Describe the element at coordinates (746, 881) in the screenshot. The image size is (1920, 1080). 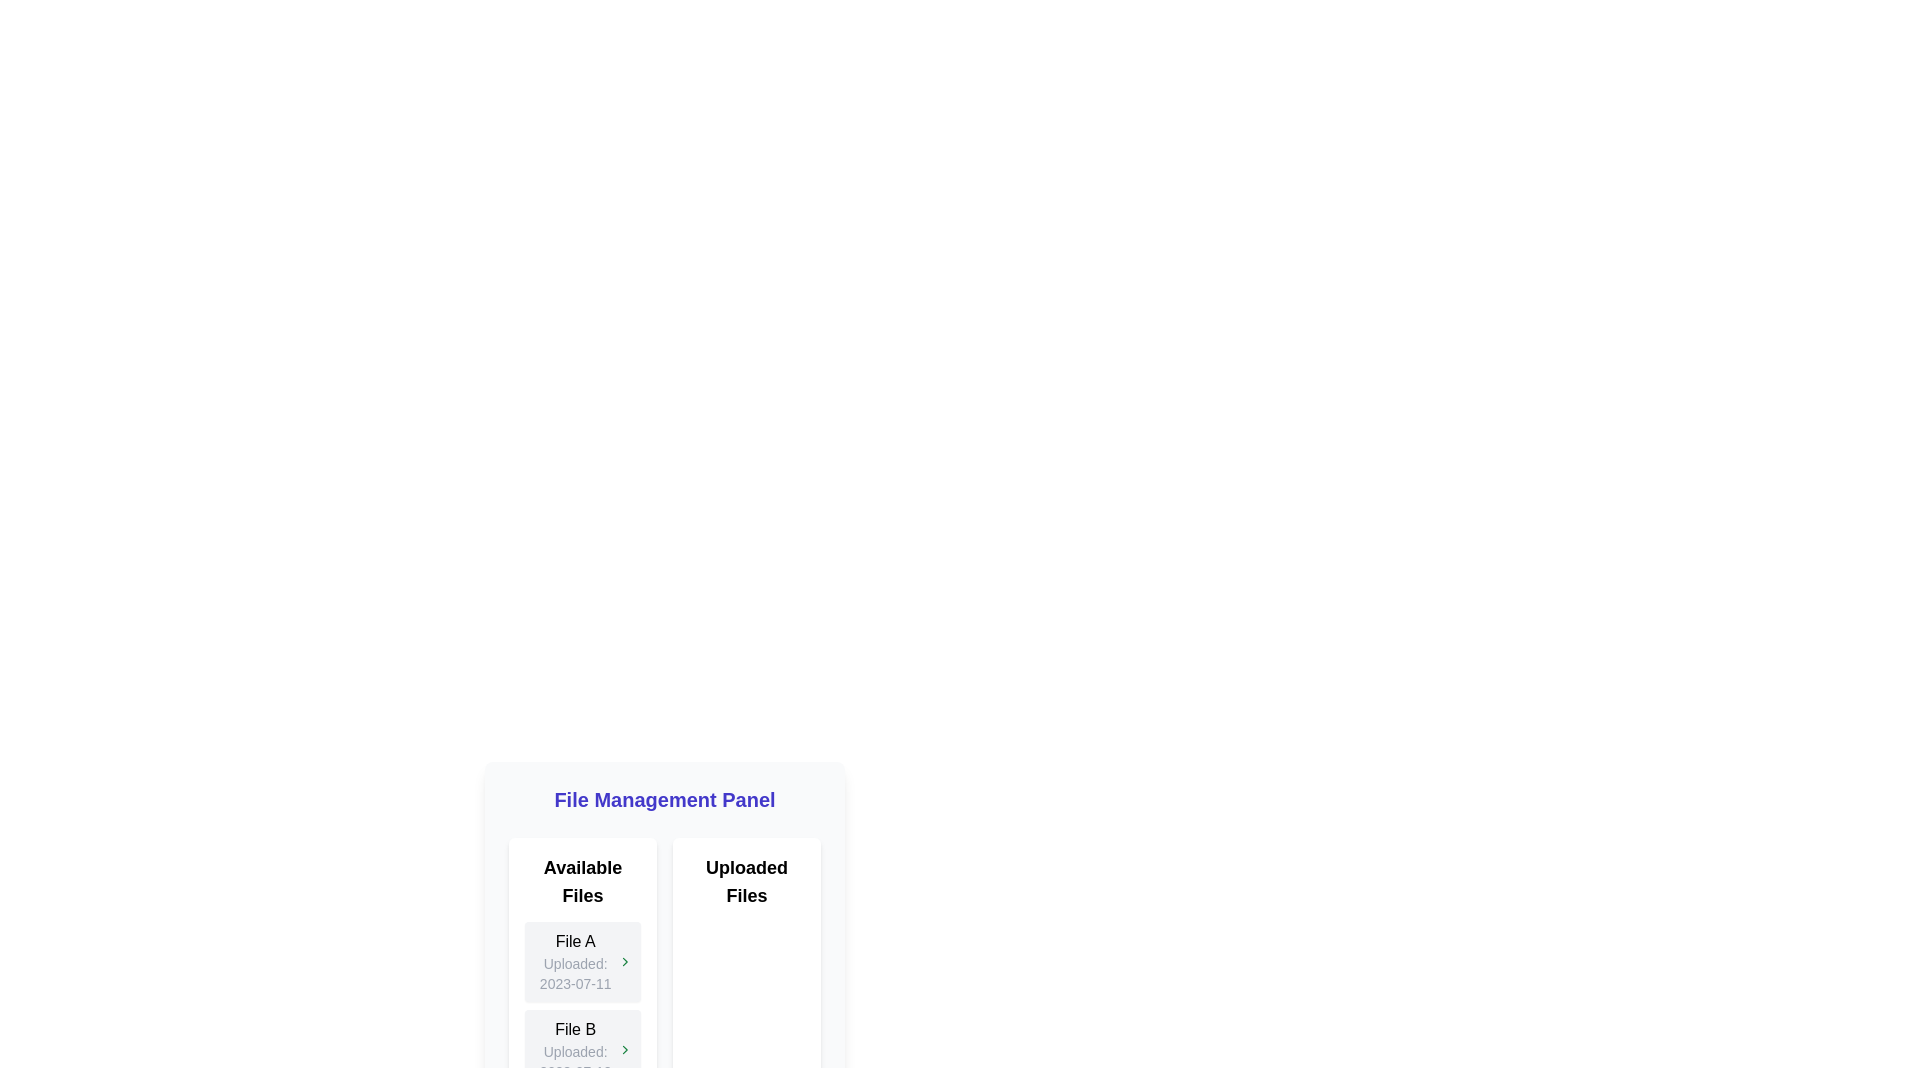
I see `the bold black text reading 'Uploaded Files' located in the top-center of a white rounded rectangular box` at that location.